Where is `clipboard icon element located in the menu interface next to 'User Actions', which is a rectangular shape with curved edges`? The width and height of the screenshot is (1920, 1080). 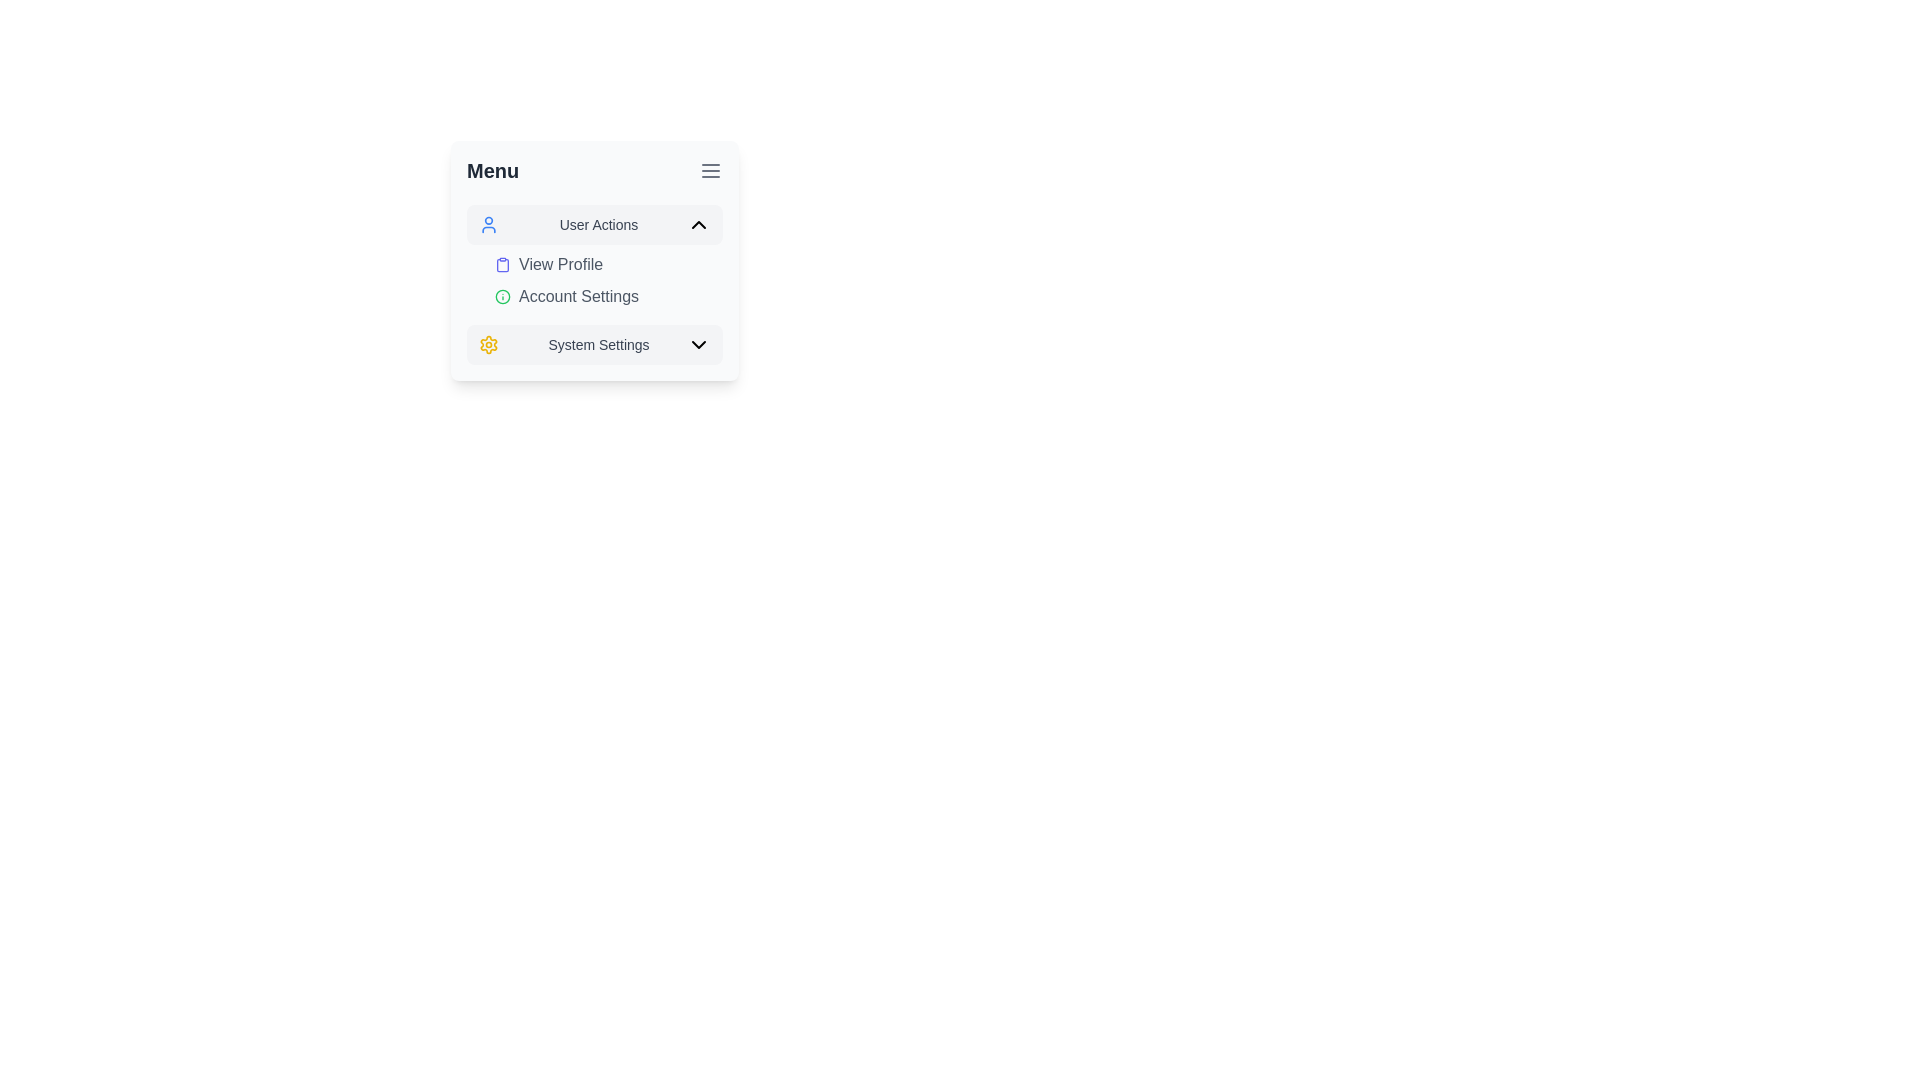
clipboard icon element located in the menu interface next to 'User Actions', which is a rectangular shape with curved edges is located at coordinates (503, 264).